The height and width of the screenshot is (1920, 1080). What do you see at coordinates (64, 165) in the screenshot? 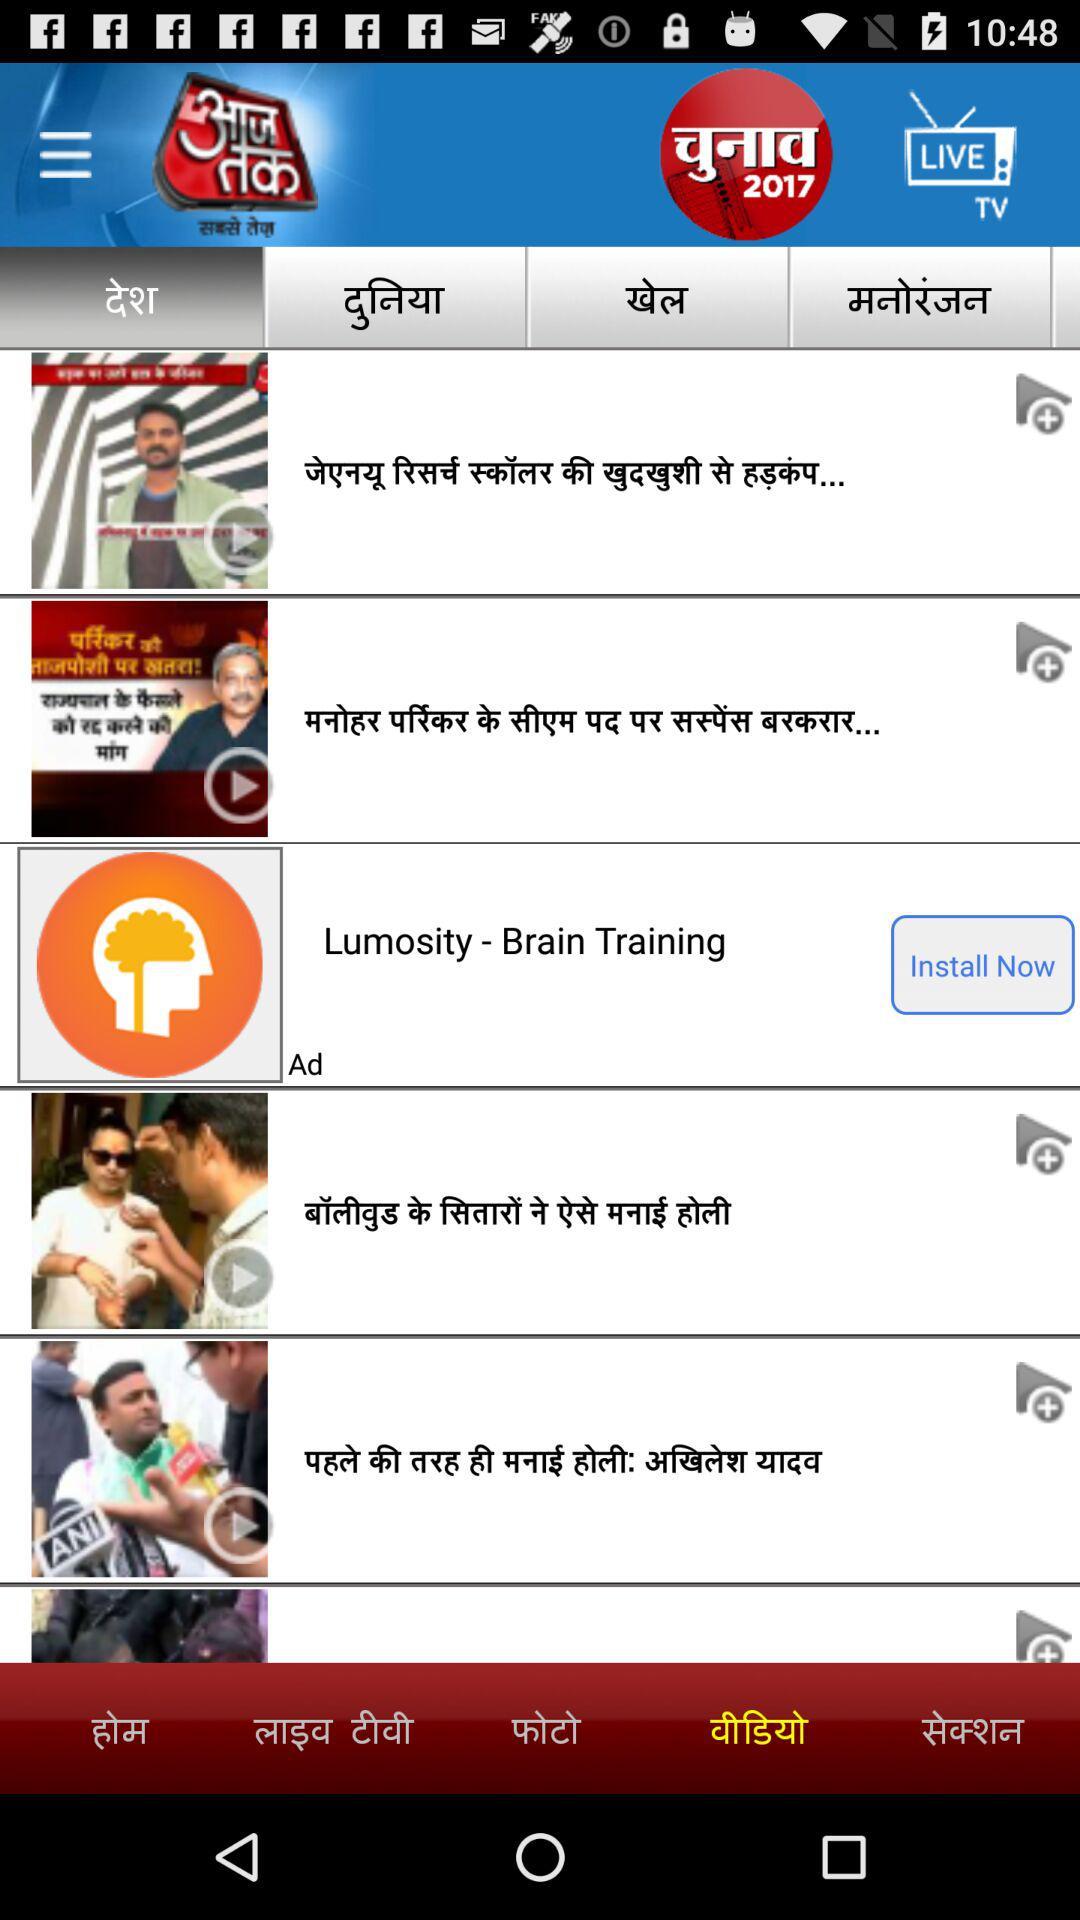
I see `the menu icon` at bounding box center [64, 165].